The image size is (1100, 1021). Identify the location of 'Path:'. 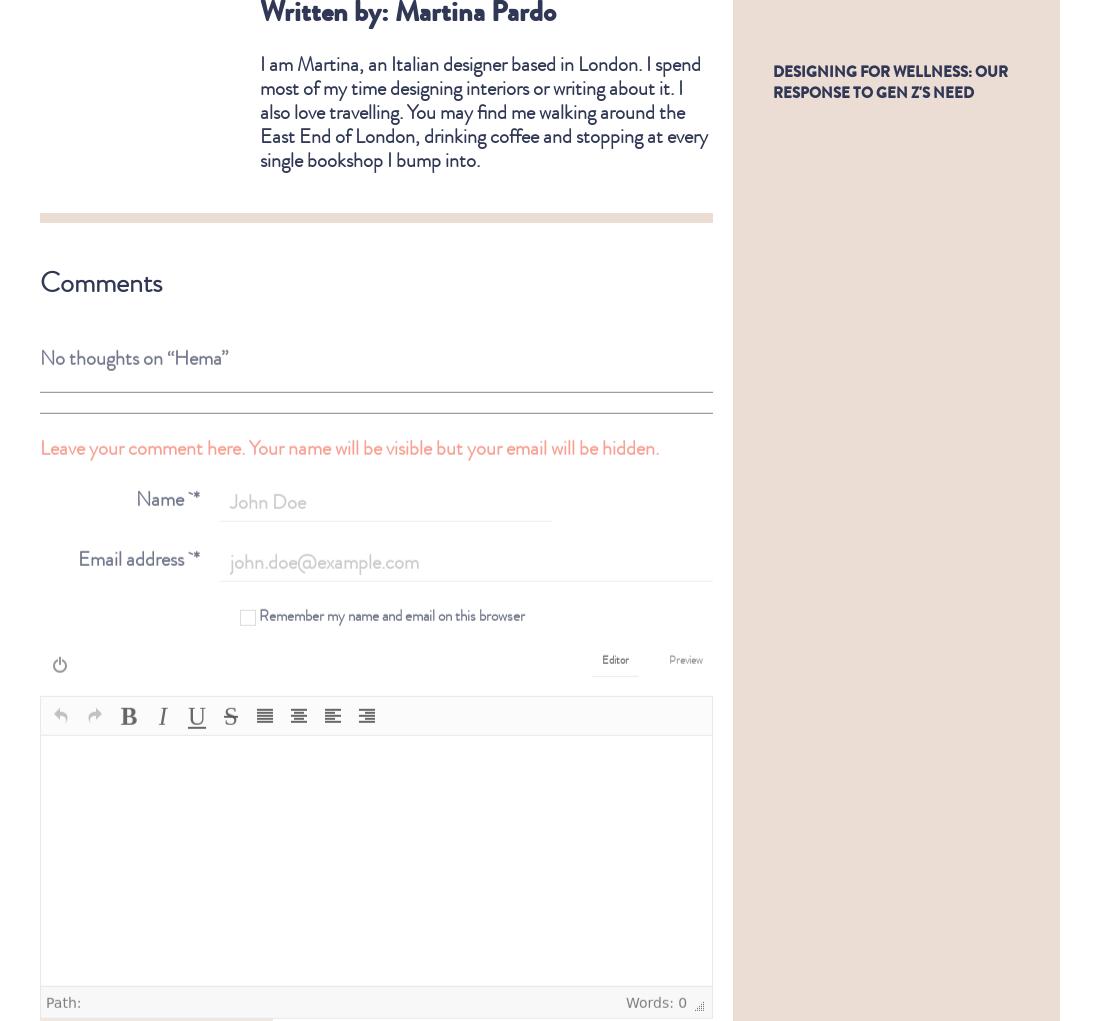
(44, 987).